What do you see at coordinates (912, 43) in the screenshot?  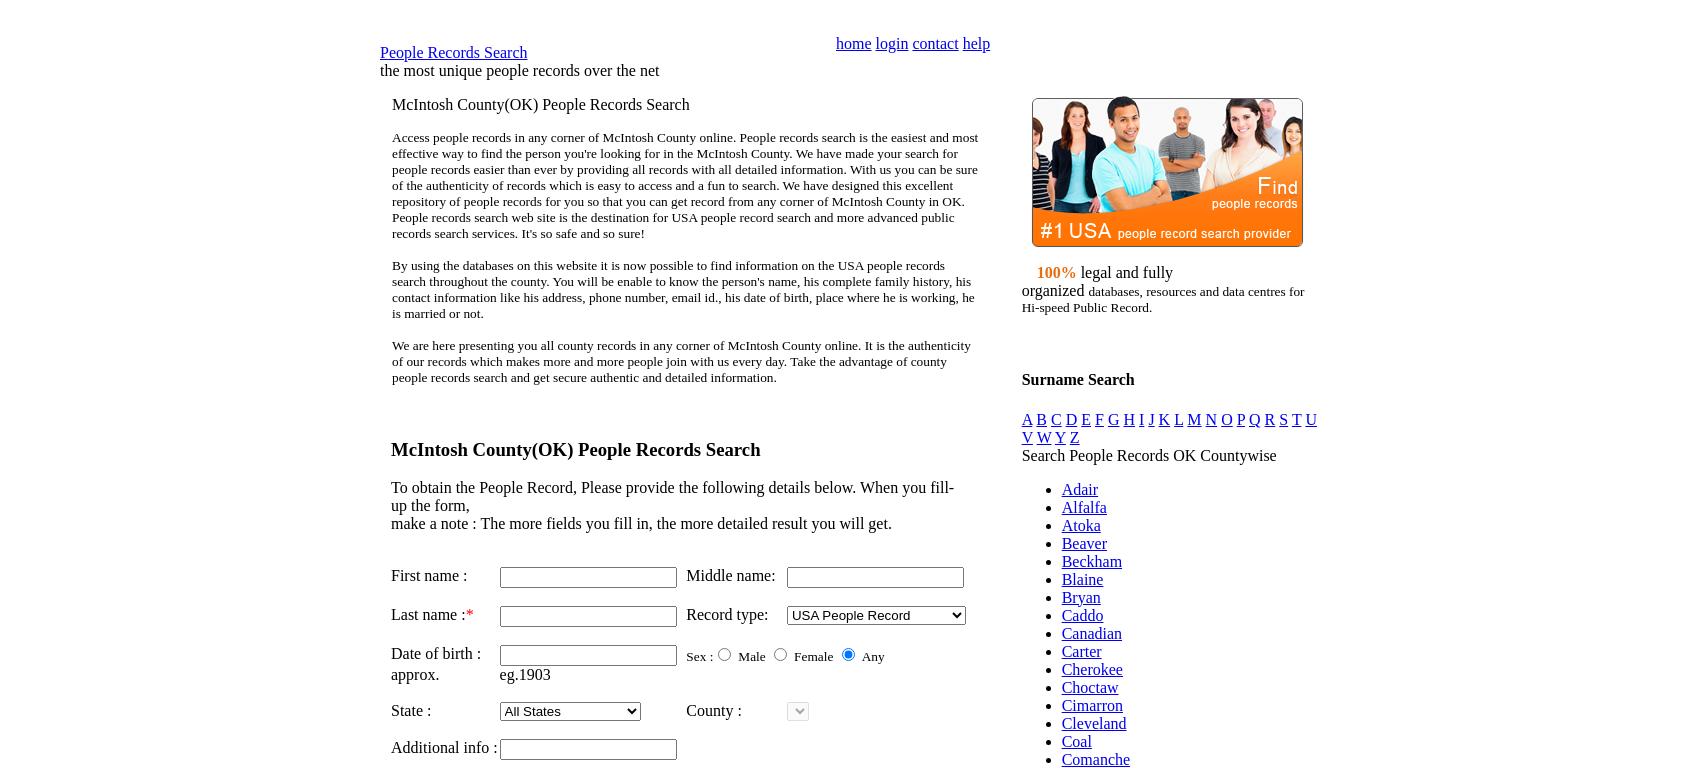 I see `'contact'` at bounding box center [912, 43].